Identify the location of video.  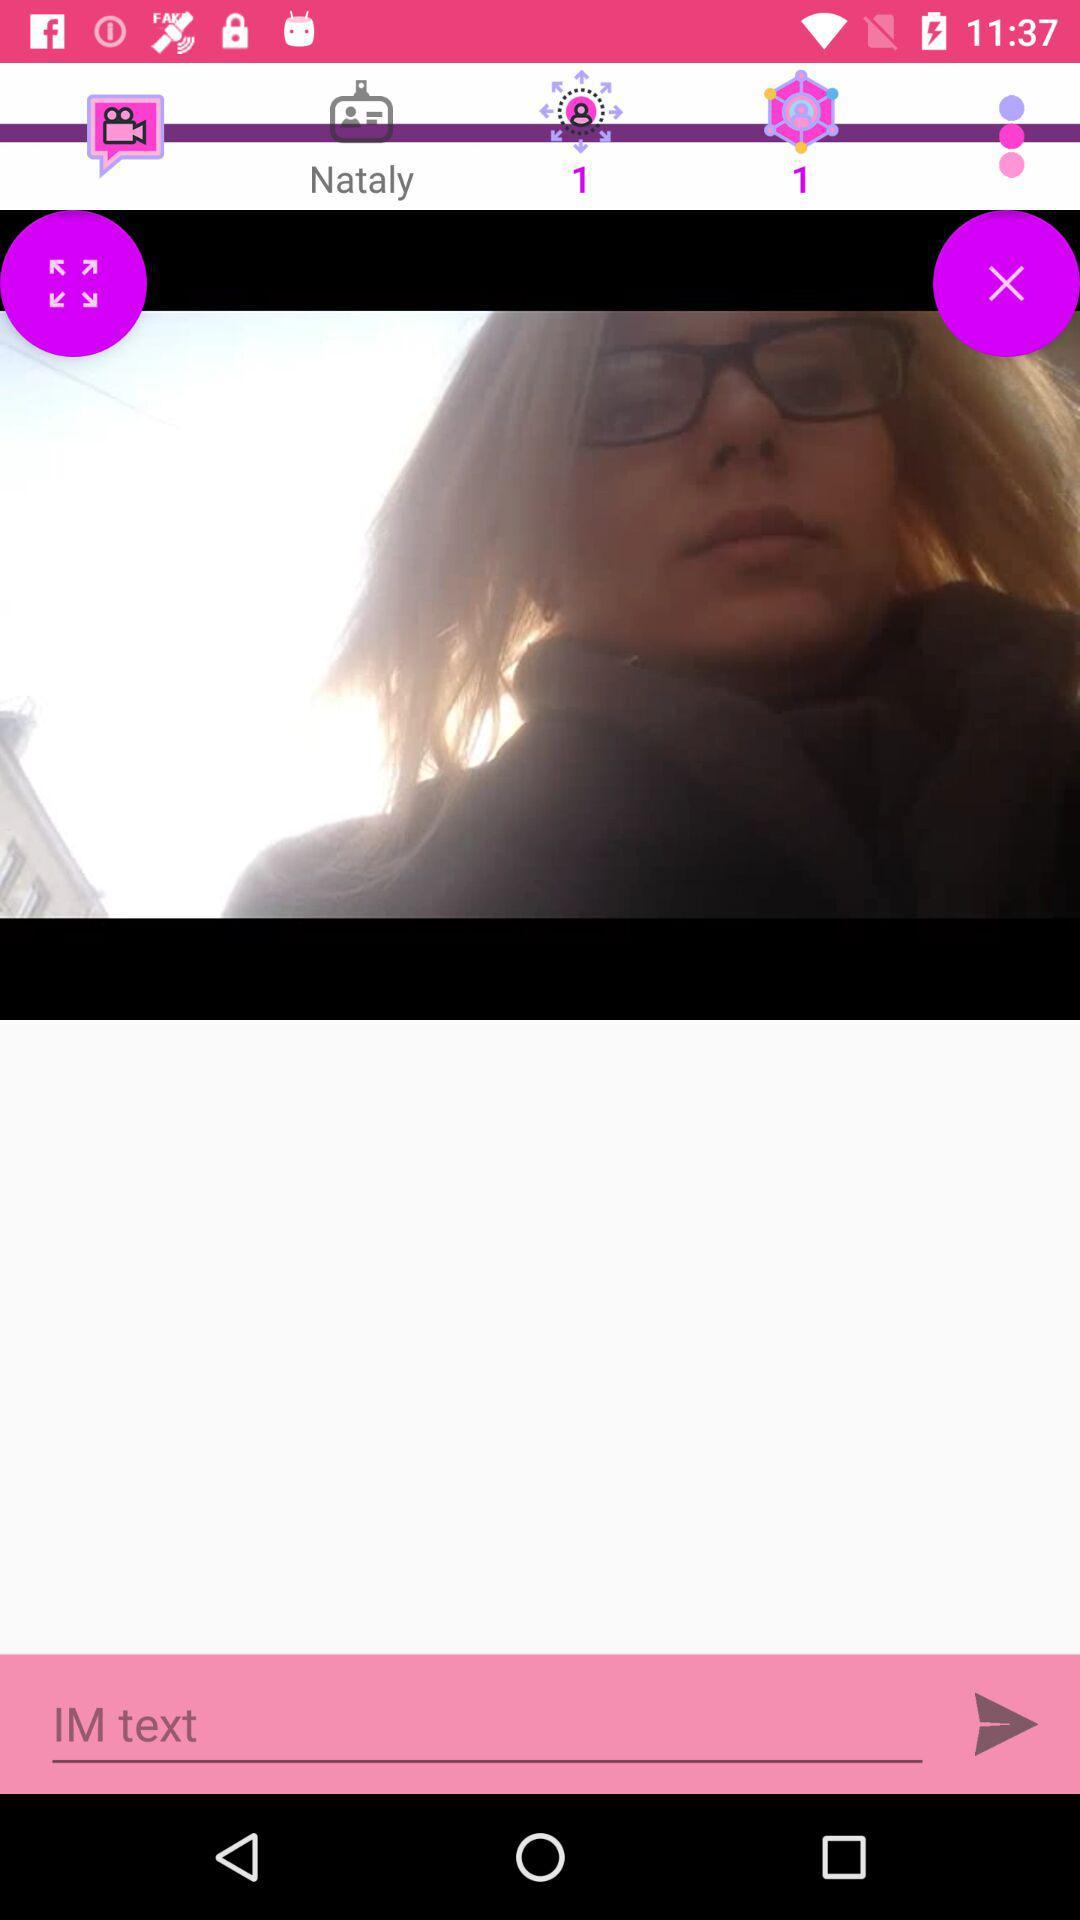
(1006, 282).